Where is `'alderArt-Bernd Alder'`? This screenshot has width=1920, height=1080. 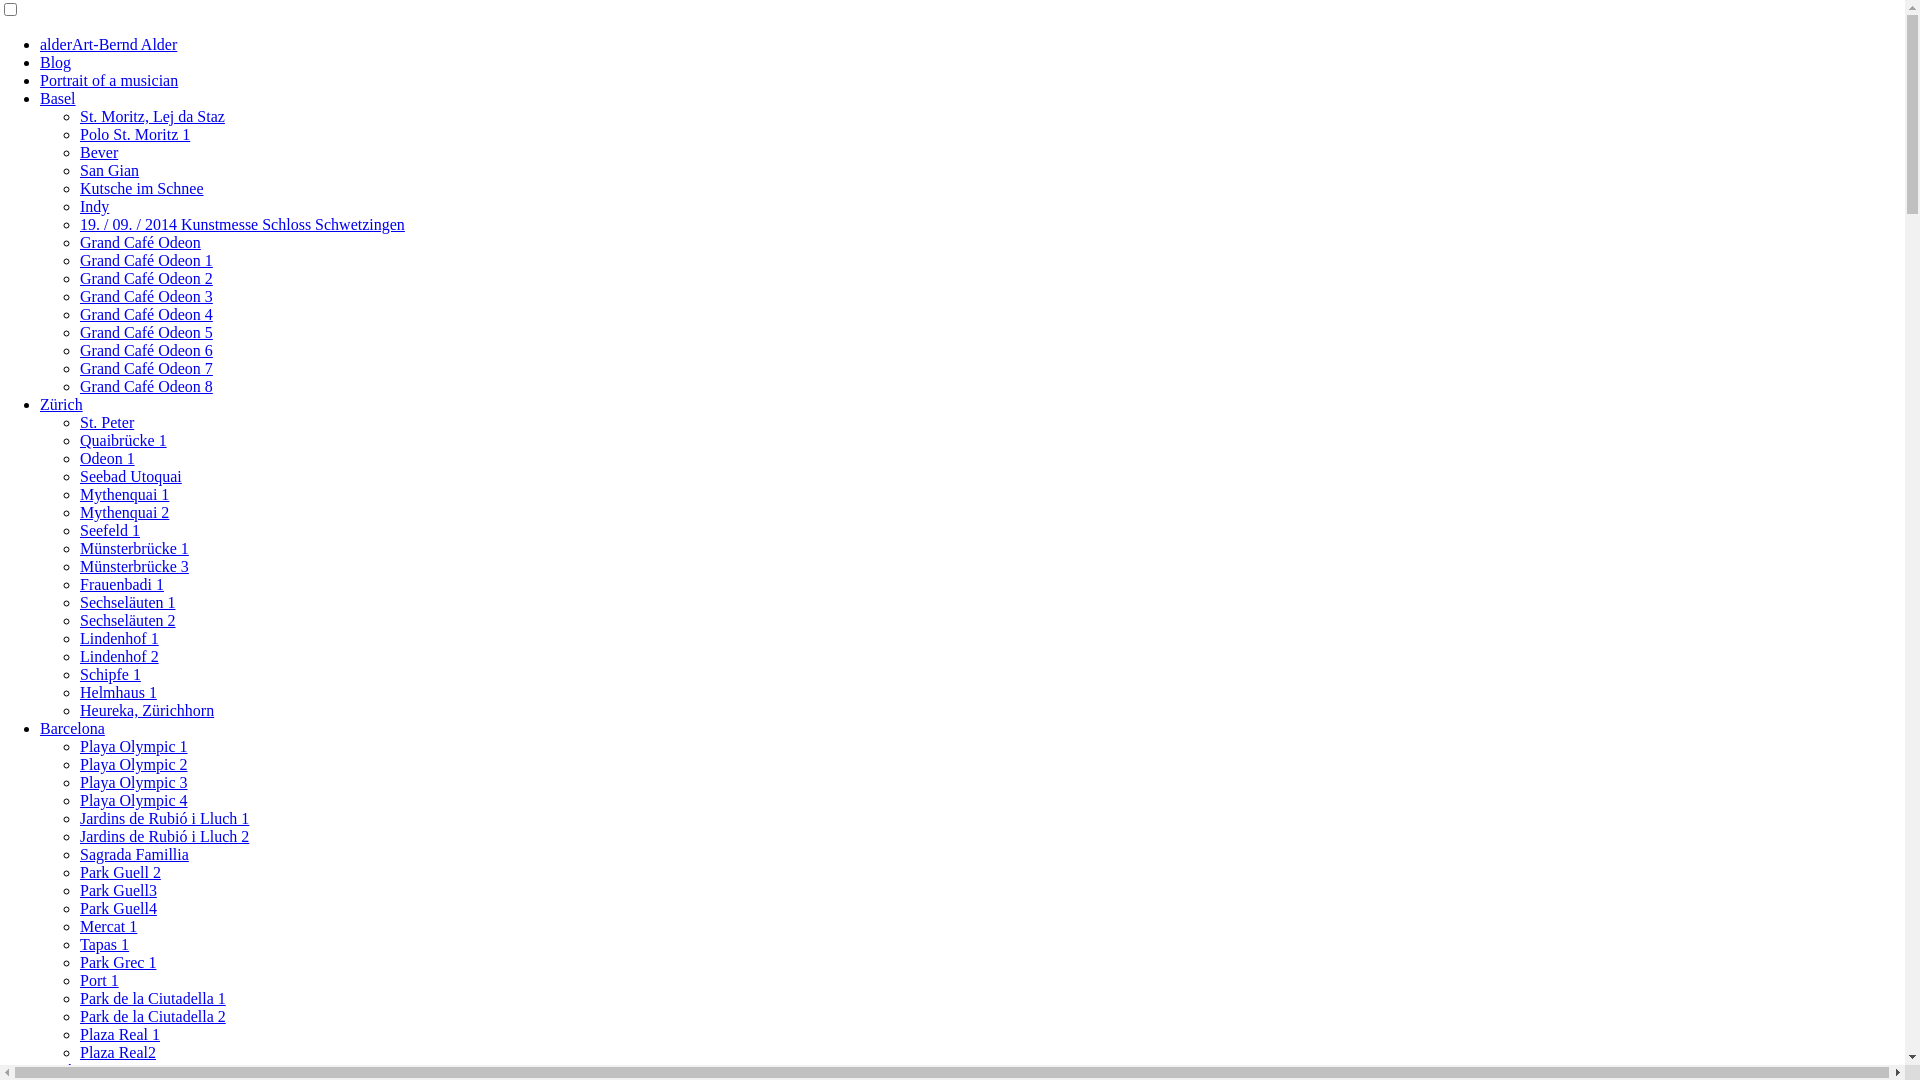 'alderArt-Bernd Alder' is located at coordinates (39, 44).